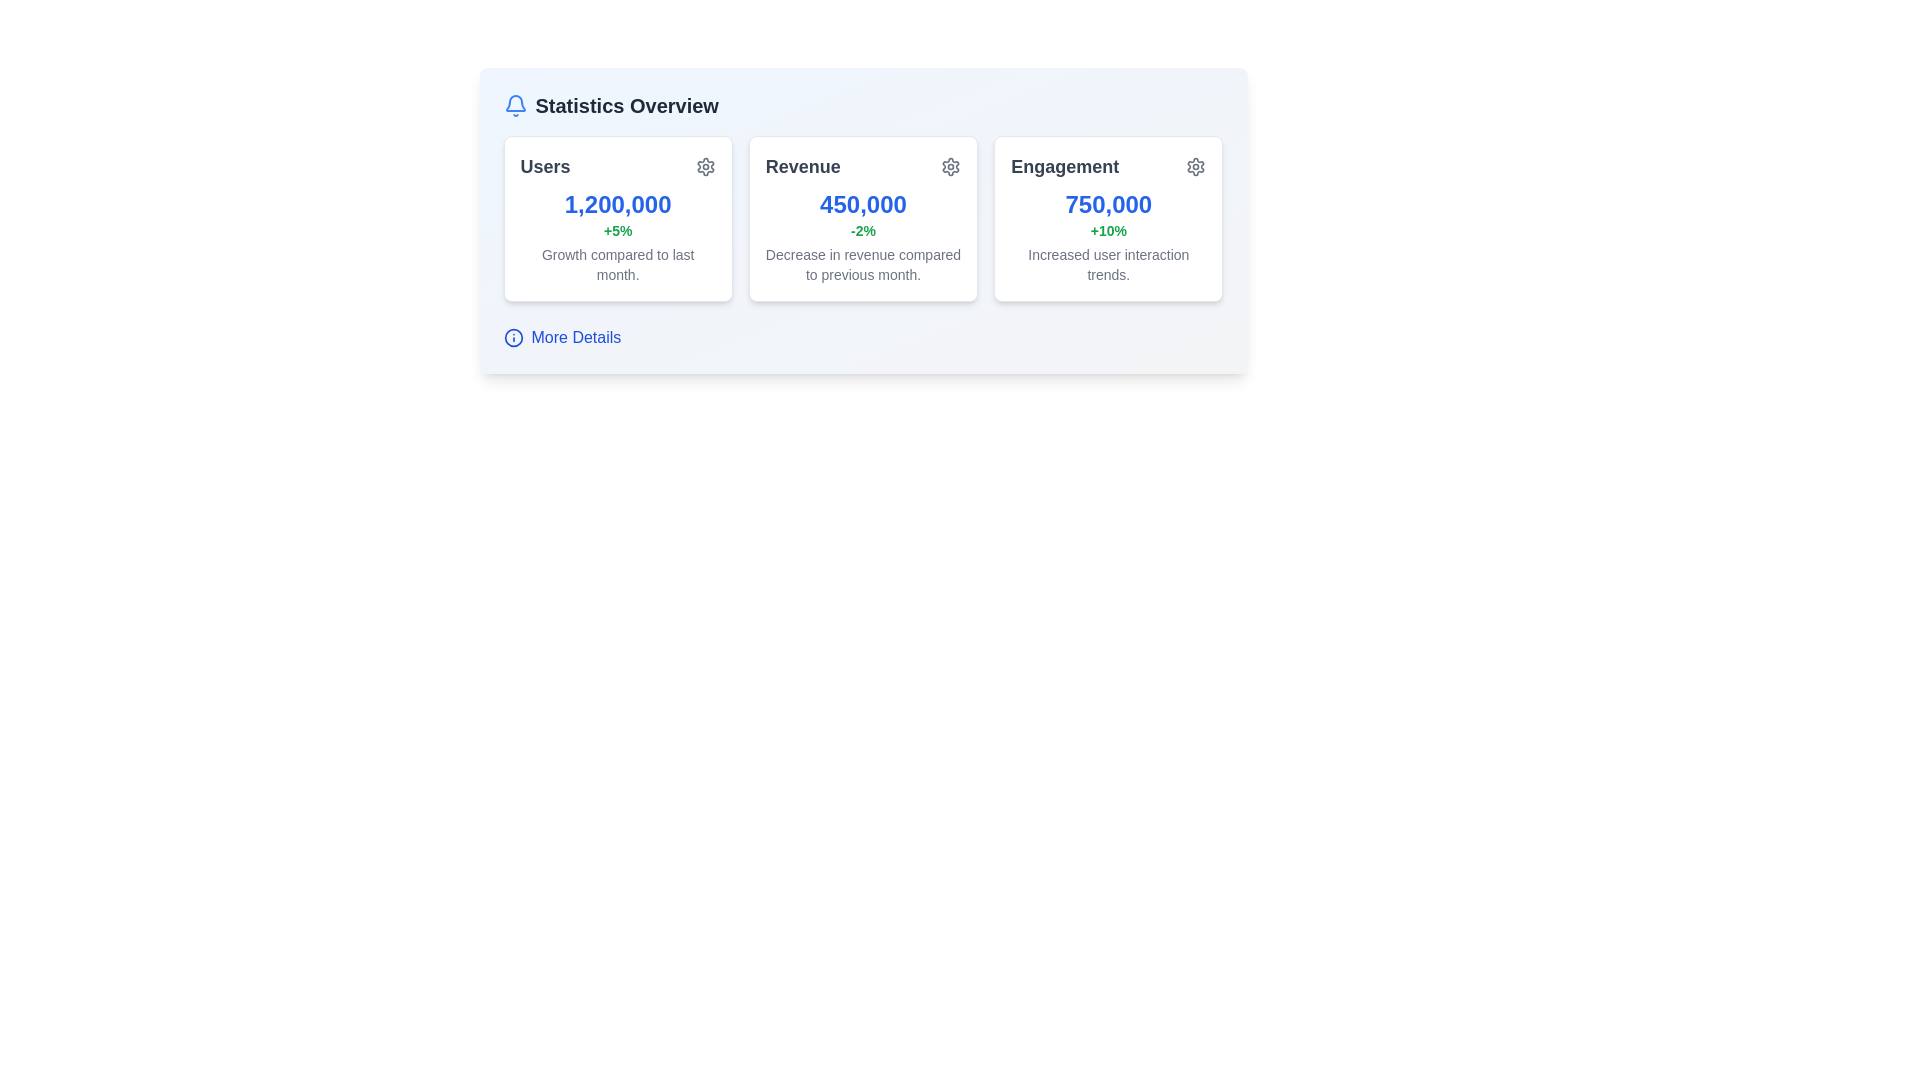  What do you see at coordinates (1196, 165) in the screenshot?
I see `the gear icon located at the top-right corner of the 'Engagement' card` at bounding box center [1196, 165].